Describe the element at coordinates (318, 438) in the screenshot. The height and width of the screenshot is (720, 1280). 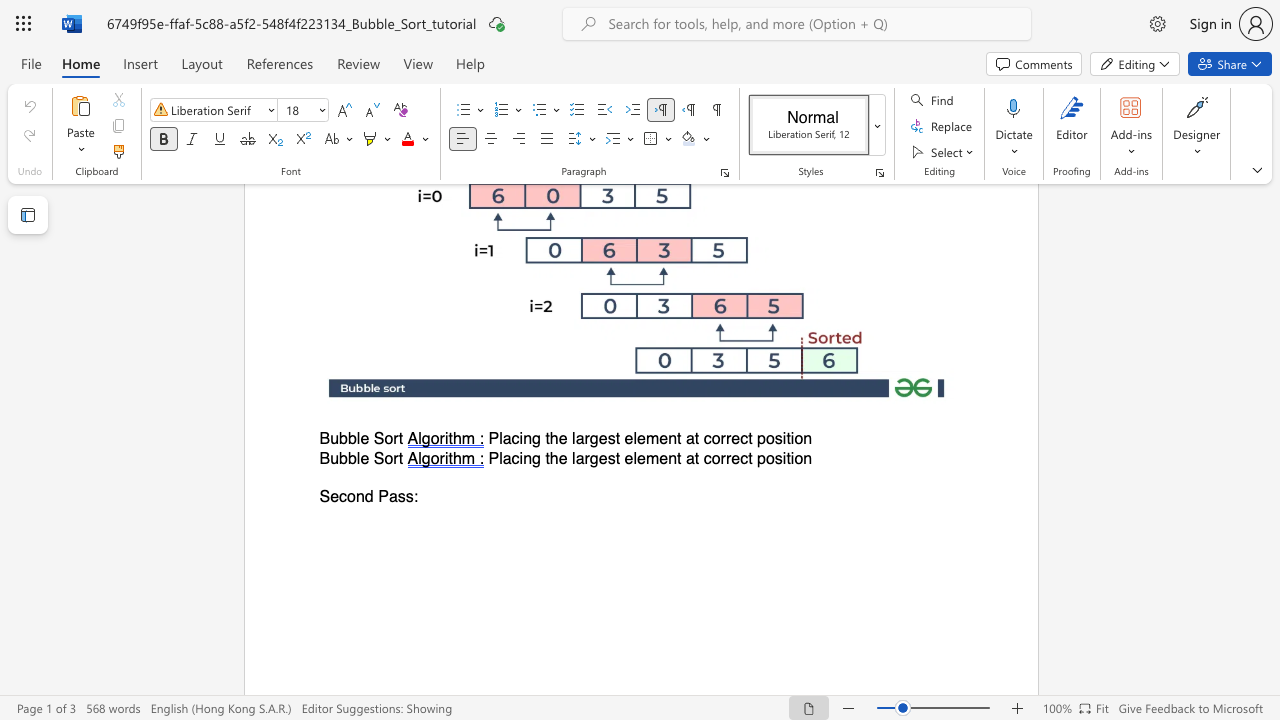
I see `the subset text "Bubbl" within the text "Bubble Sort"` at that location.